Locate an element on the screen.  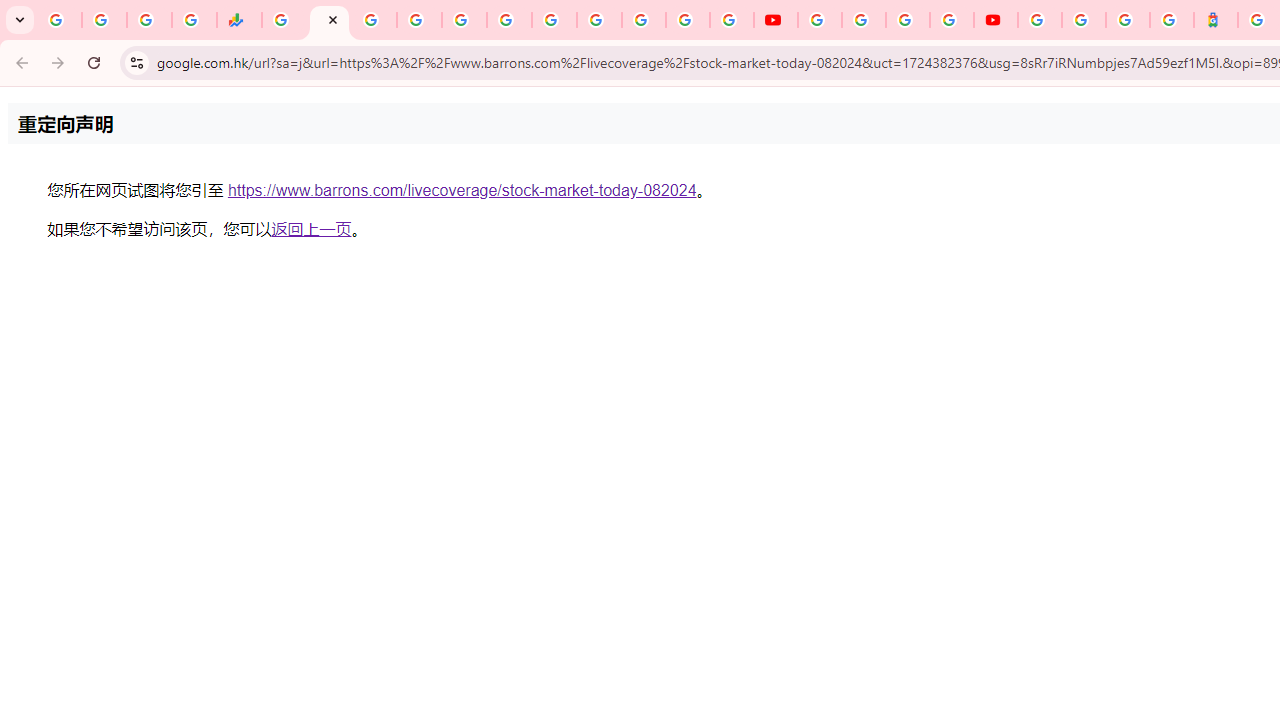
'YouTube' is located at coordinates (819, 20).